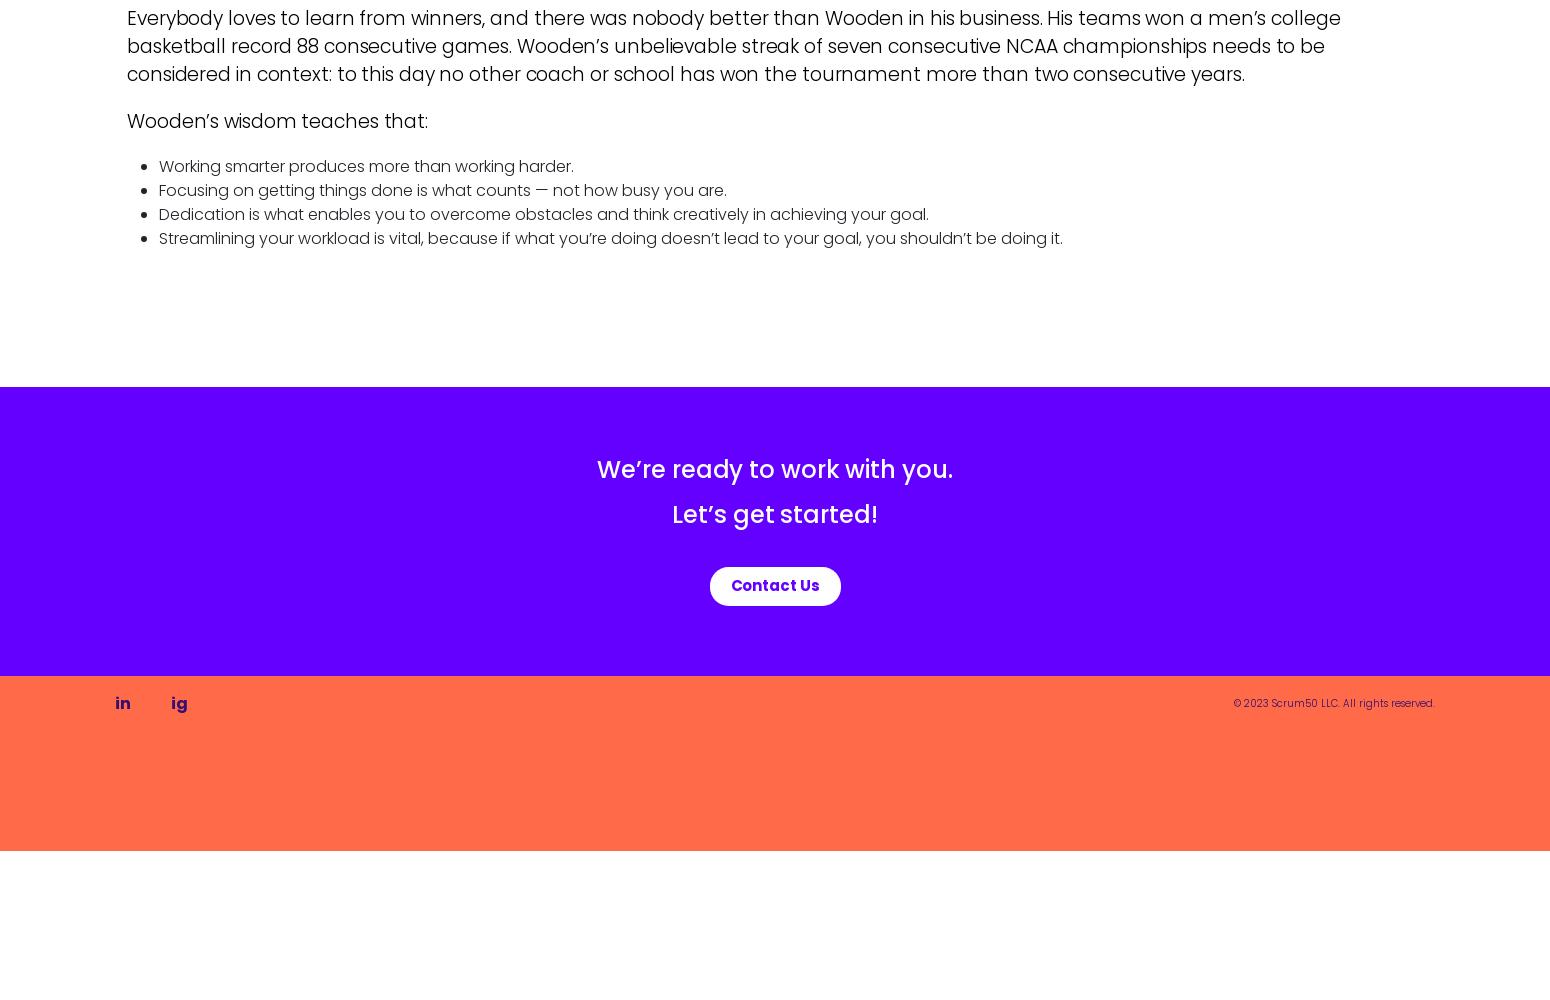  I want to click on 'We’re ready to work with you.', so click(774, 468).